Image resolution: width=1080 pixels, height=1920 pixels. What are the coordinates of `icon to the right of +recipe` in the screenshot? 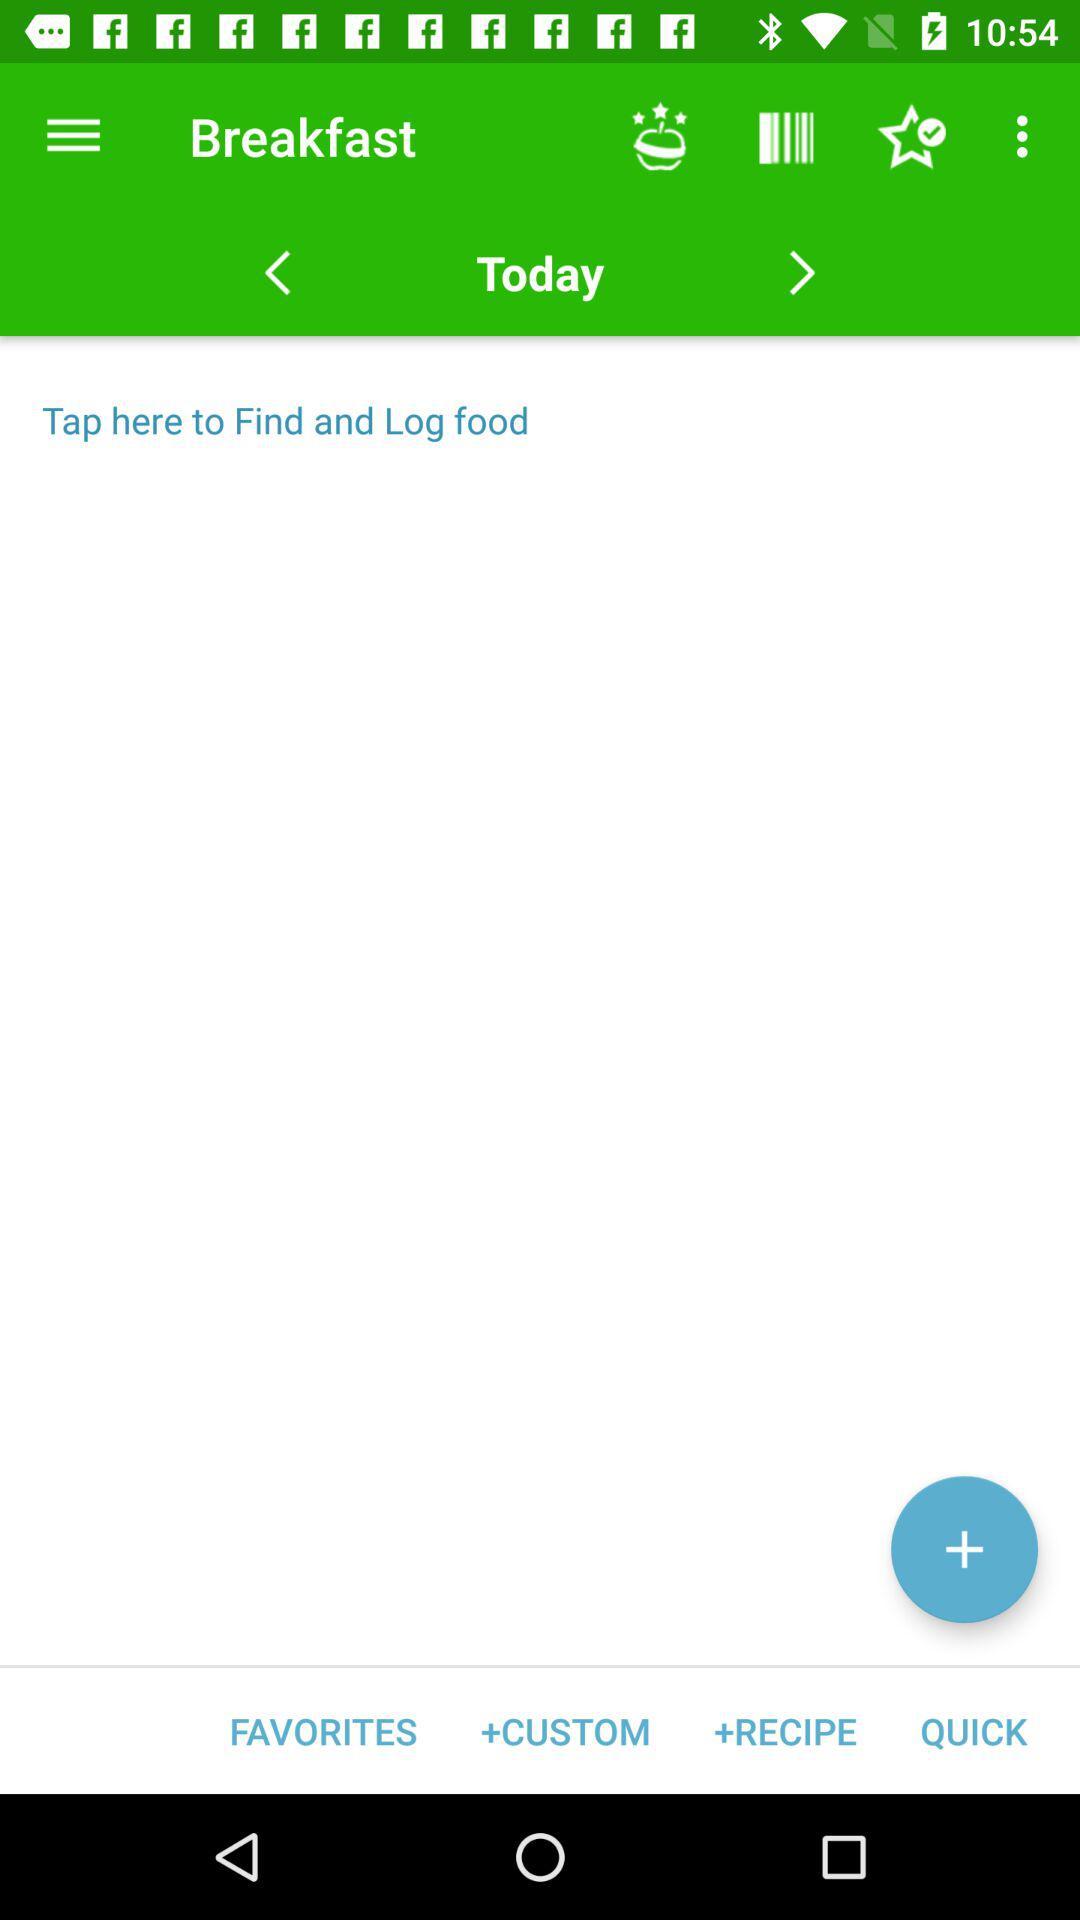 It's located at (972, 1730).